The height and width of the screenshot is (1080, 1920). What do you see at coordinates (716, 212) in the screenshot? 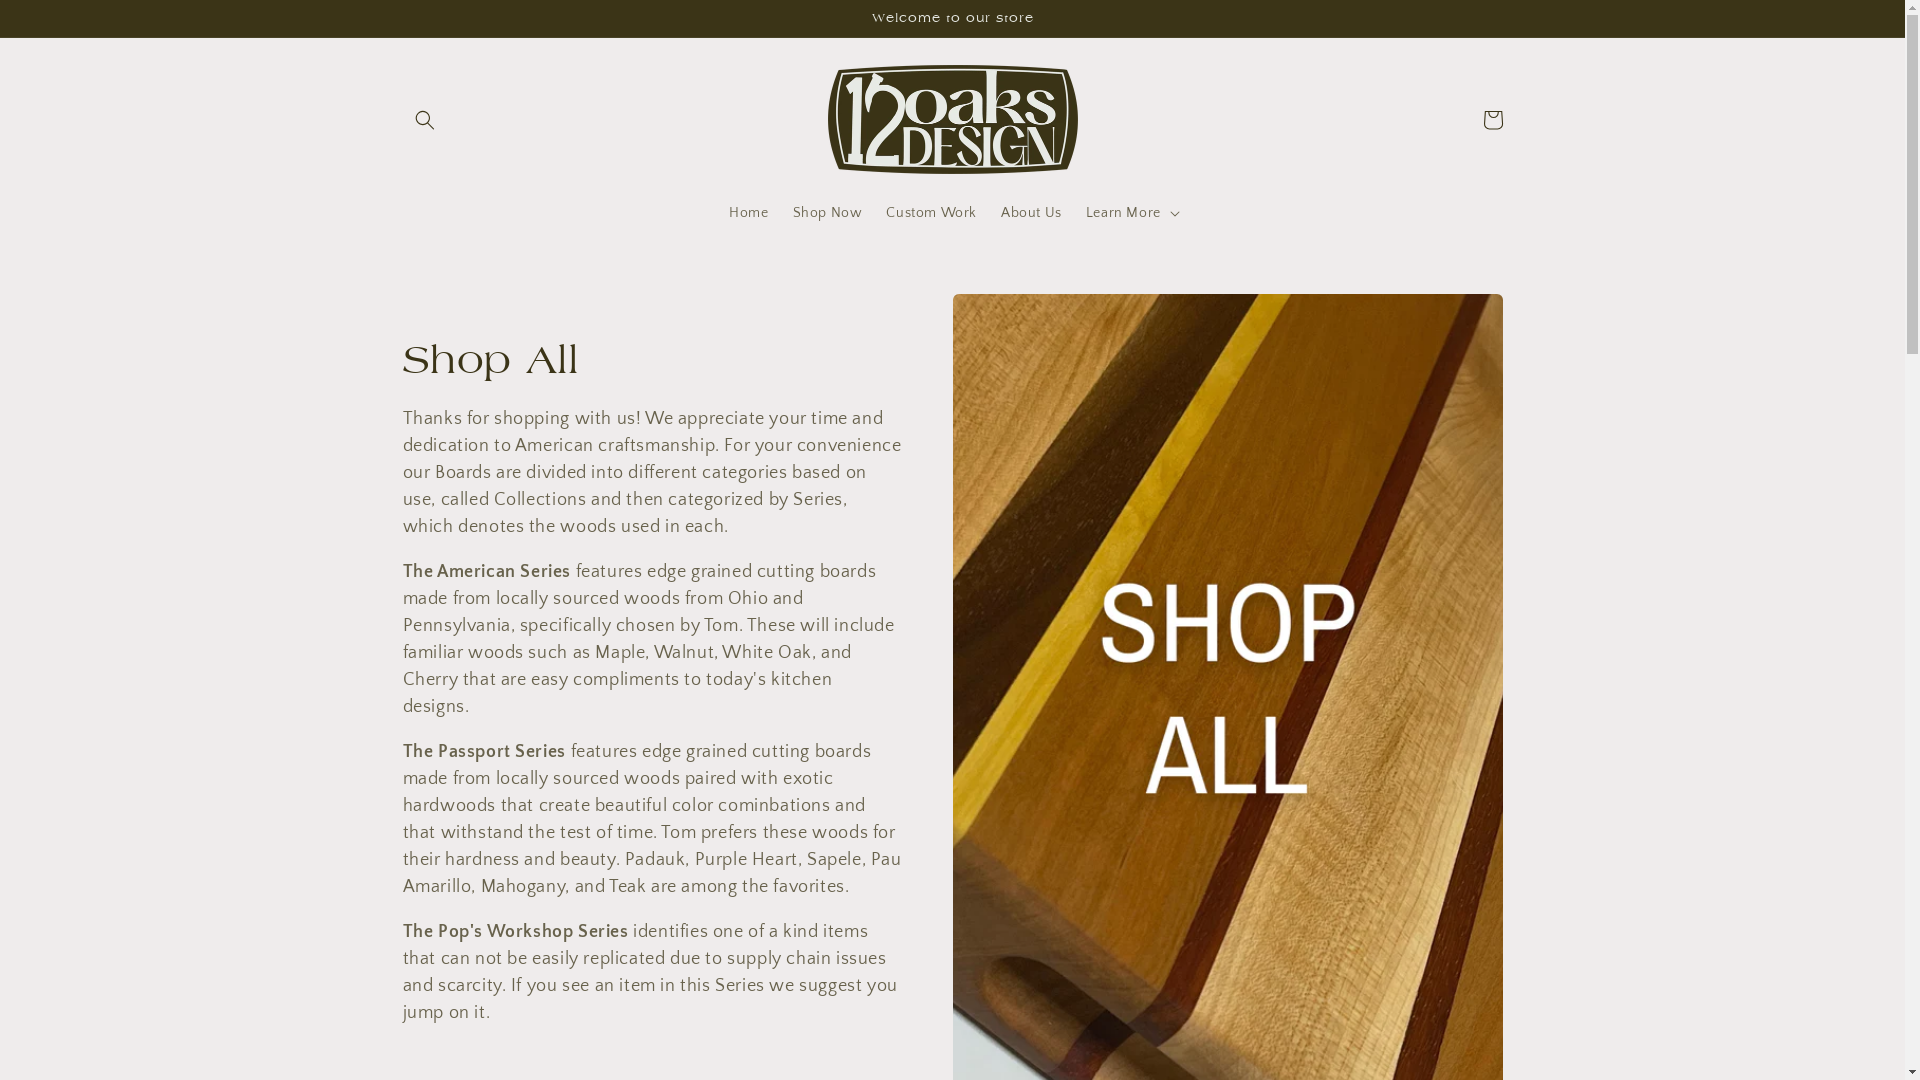
I see `'Home'` at bounding box center [716, 212].